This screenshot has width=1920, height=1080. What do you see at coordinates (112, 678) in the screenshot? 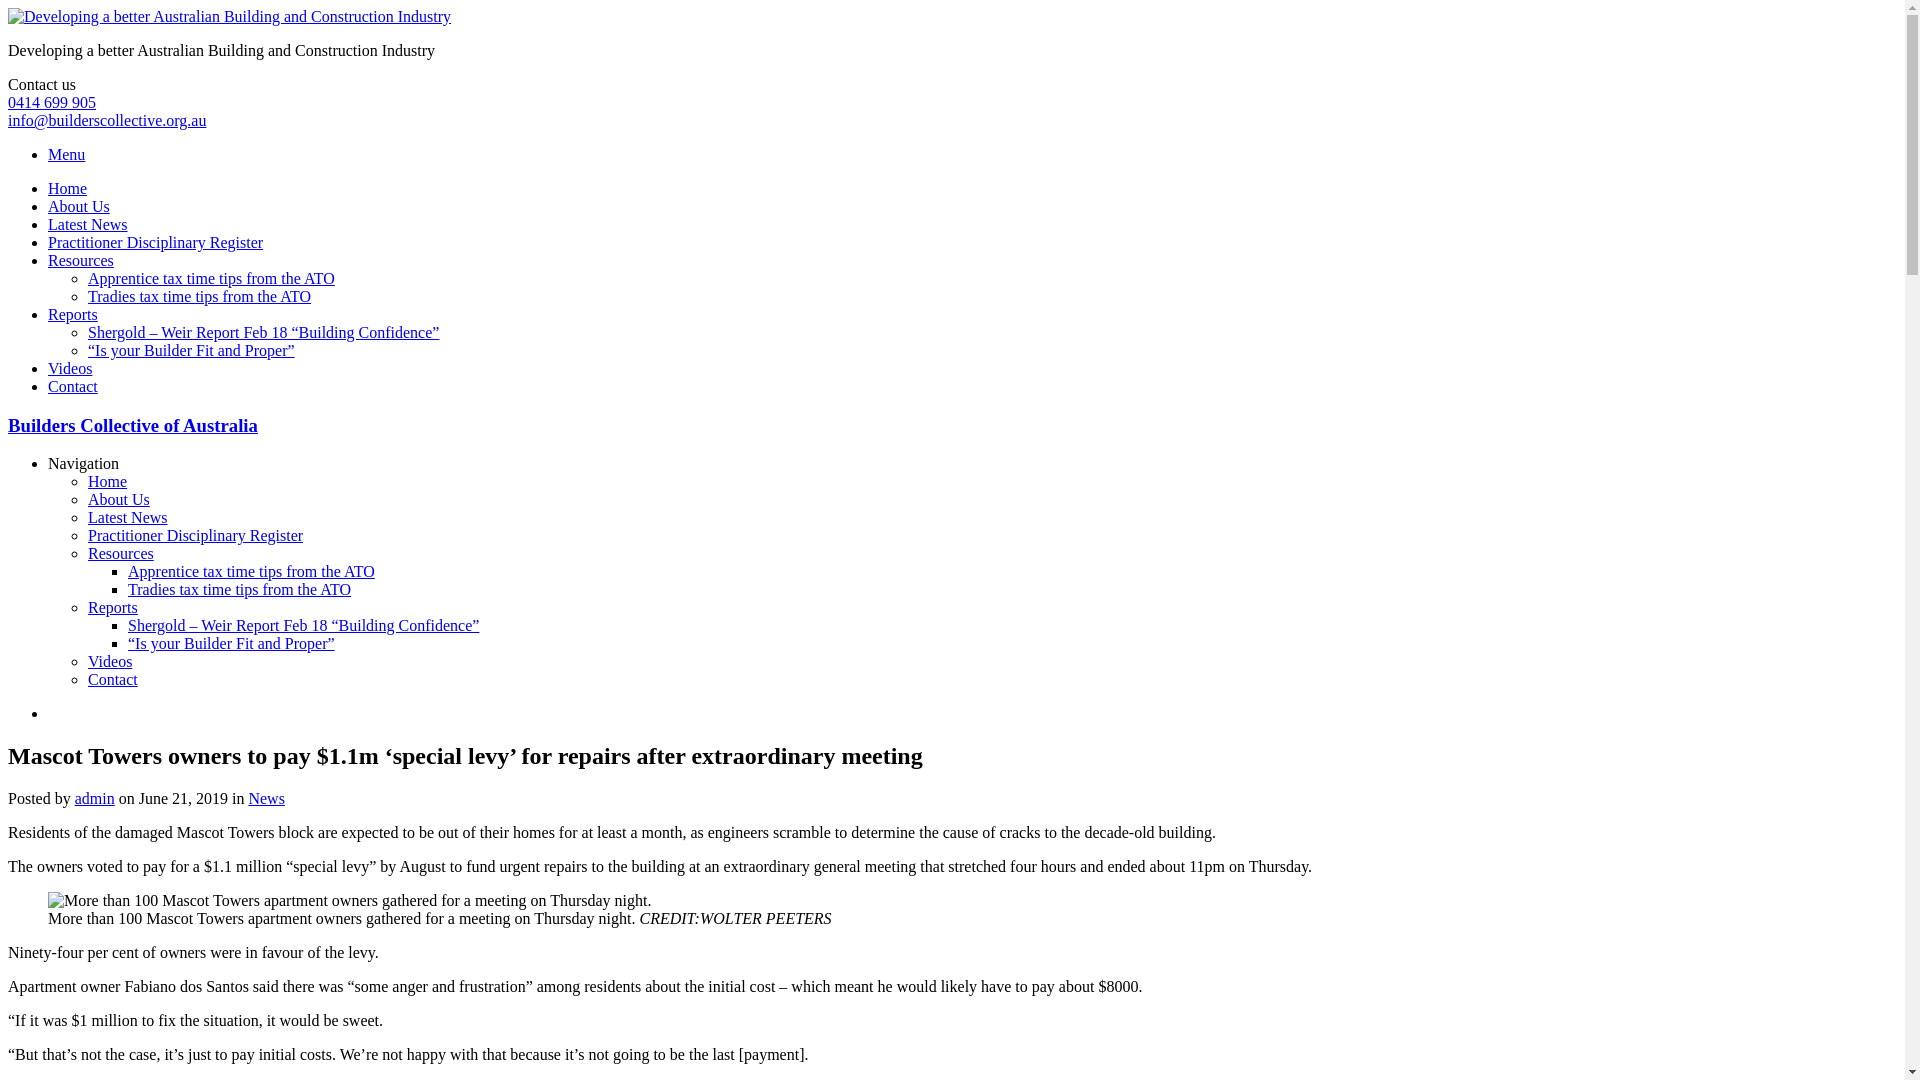
I see `'Contact'` at bounding box center [112, 678].